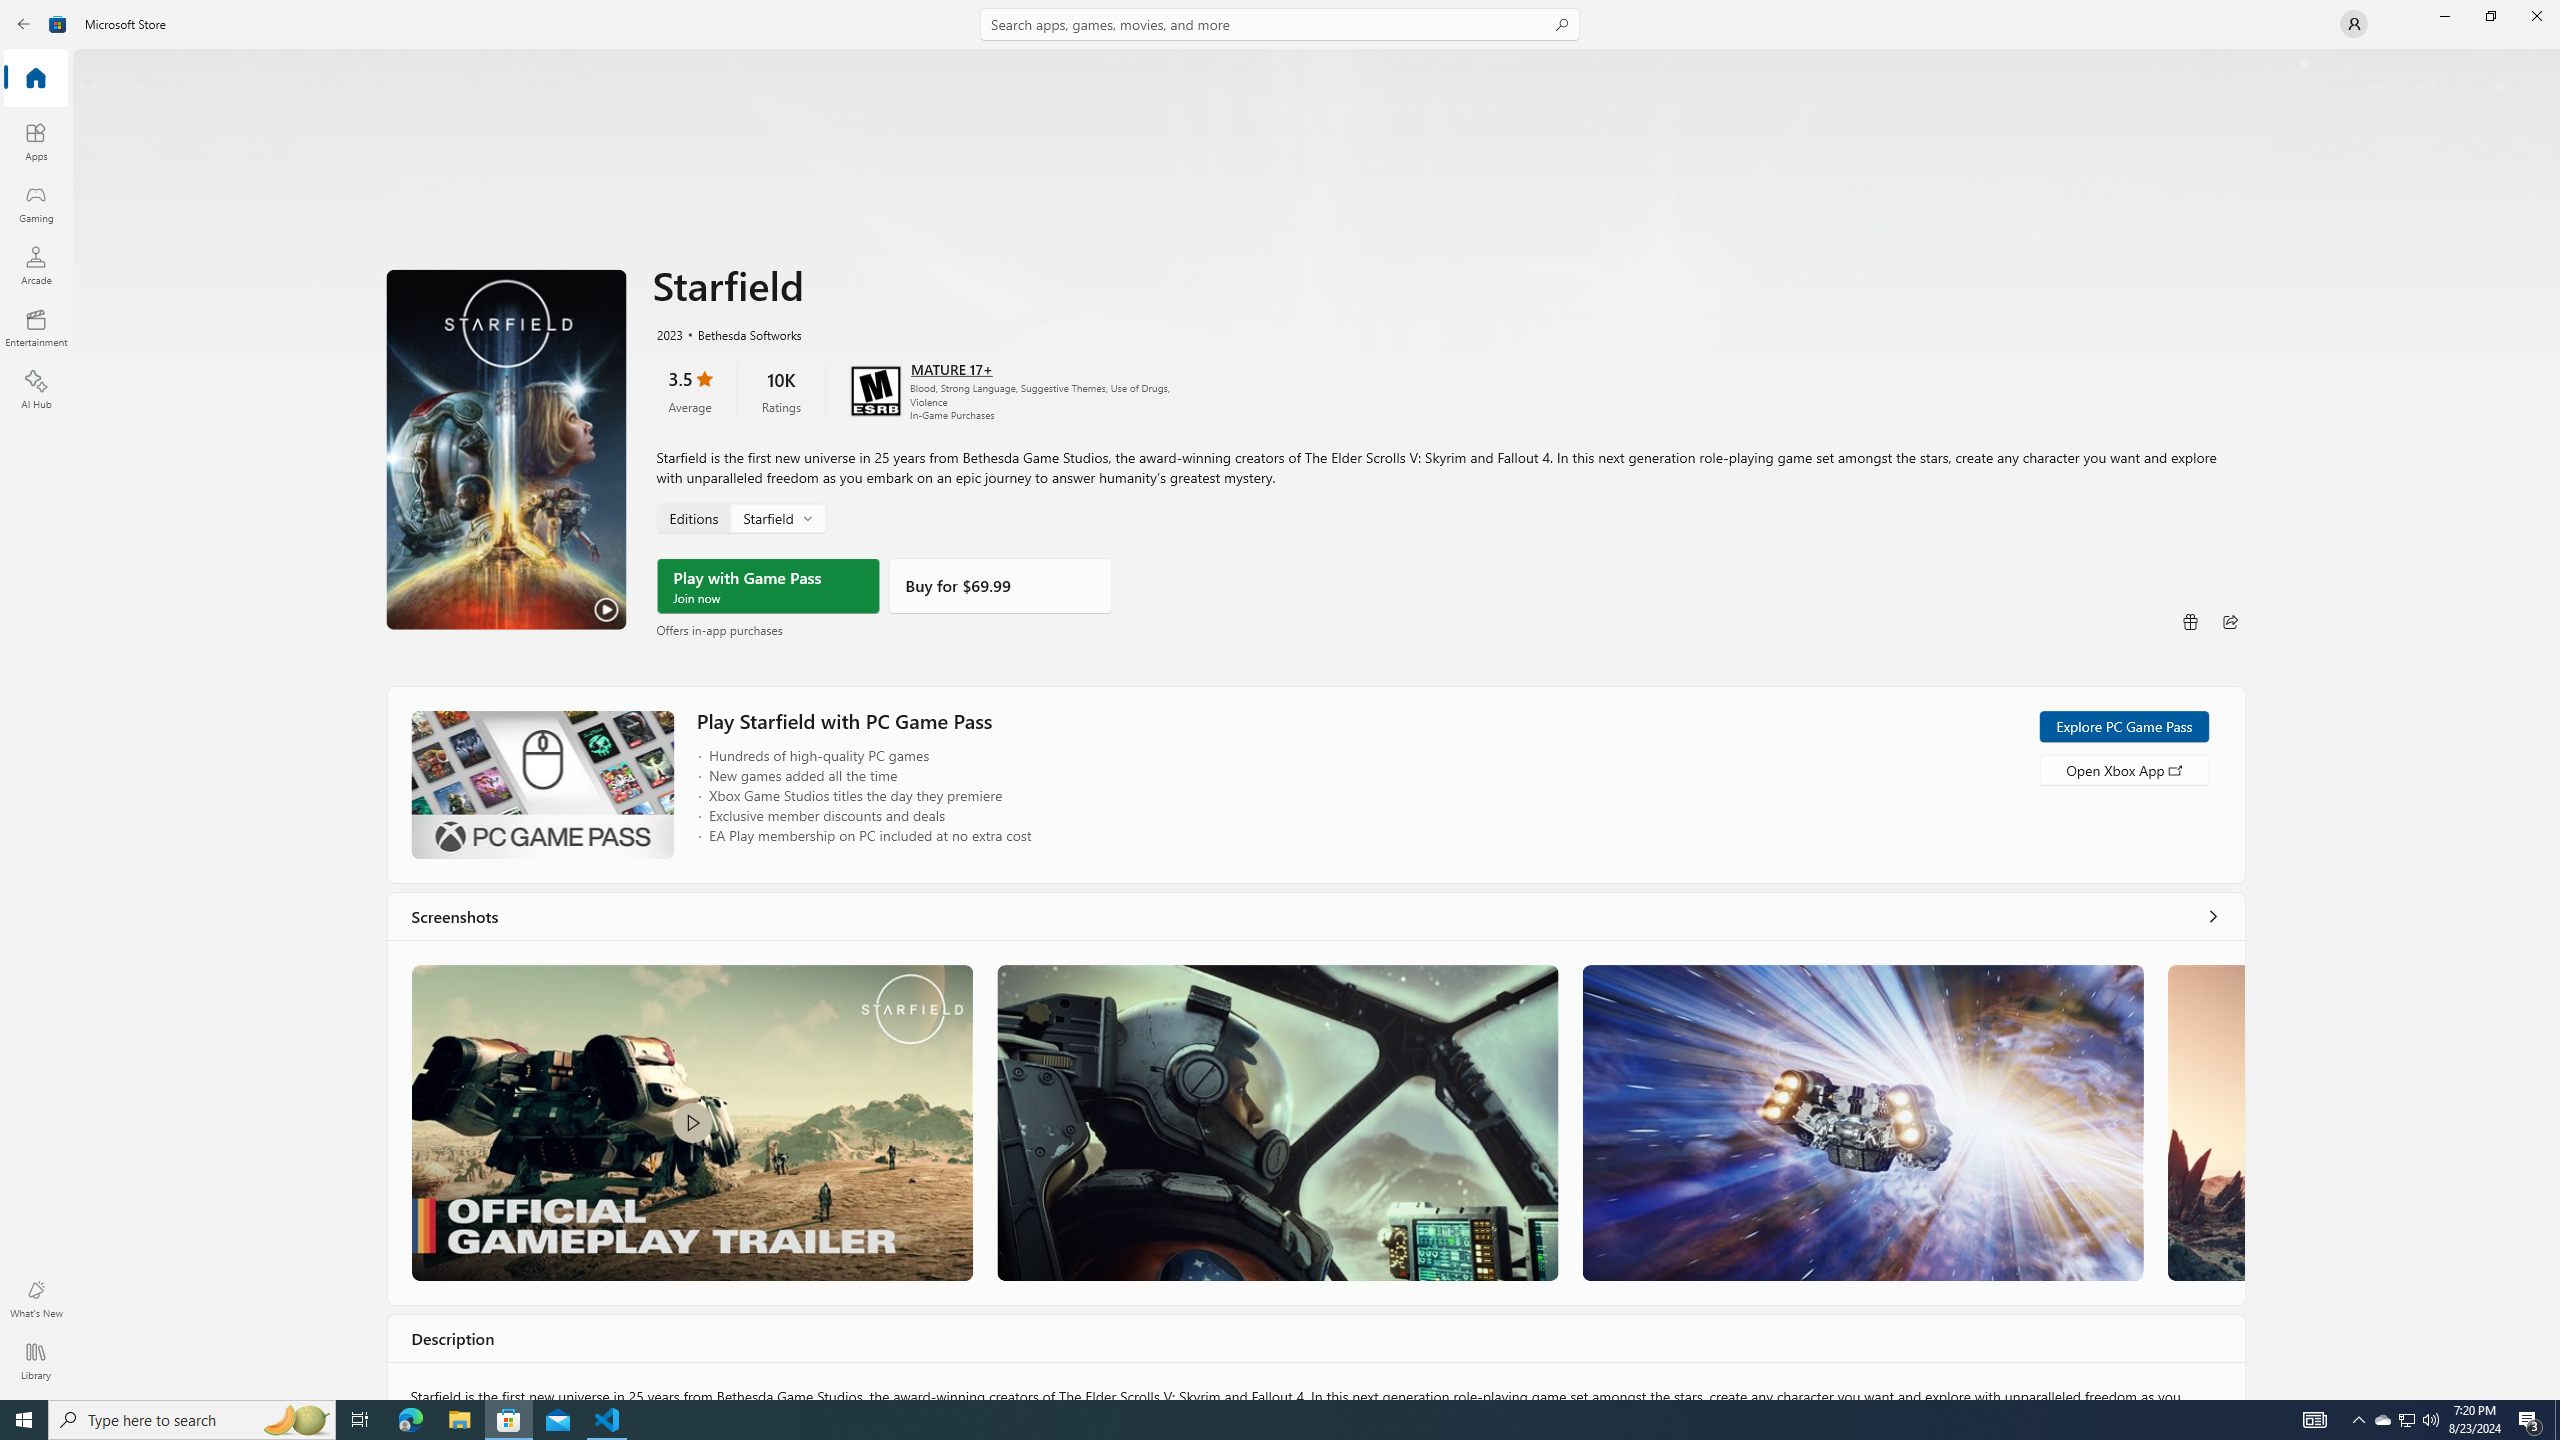  What do you see at coordinates (668, 333) in the screenshot?
I see `'2023'` at bounding box center [668, 333].